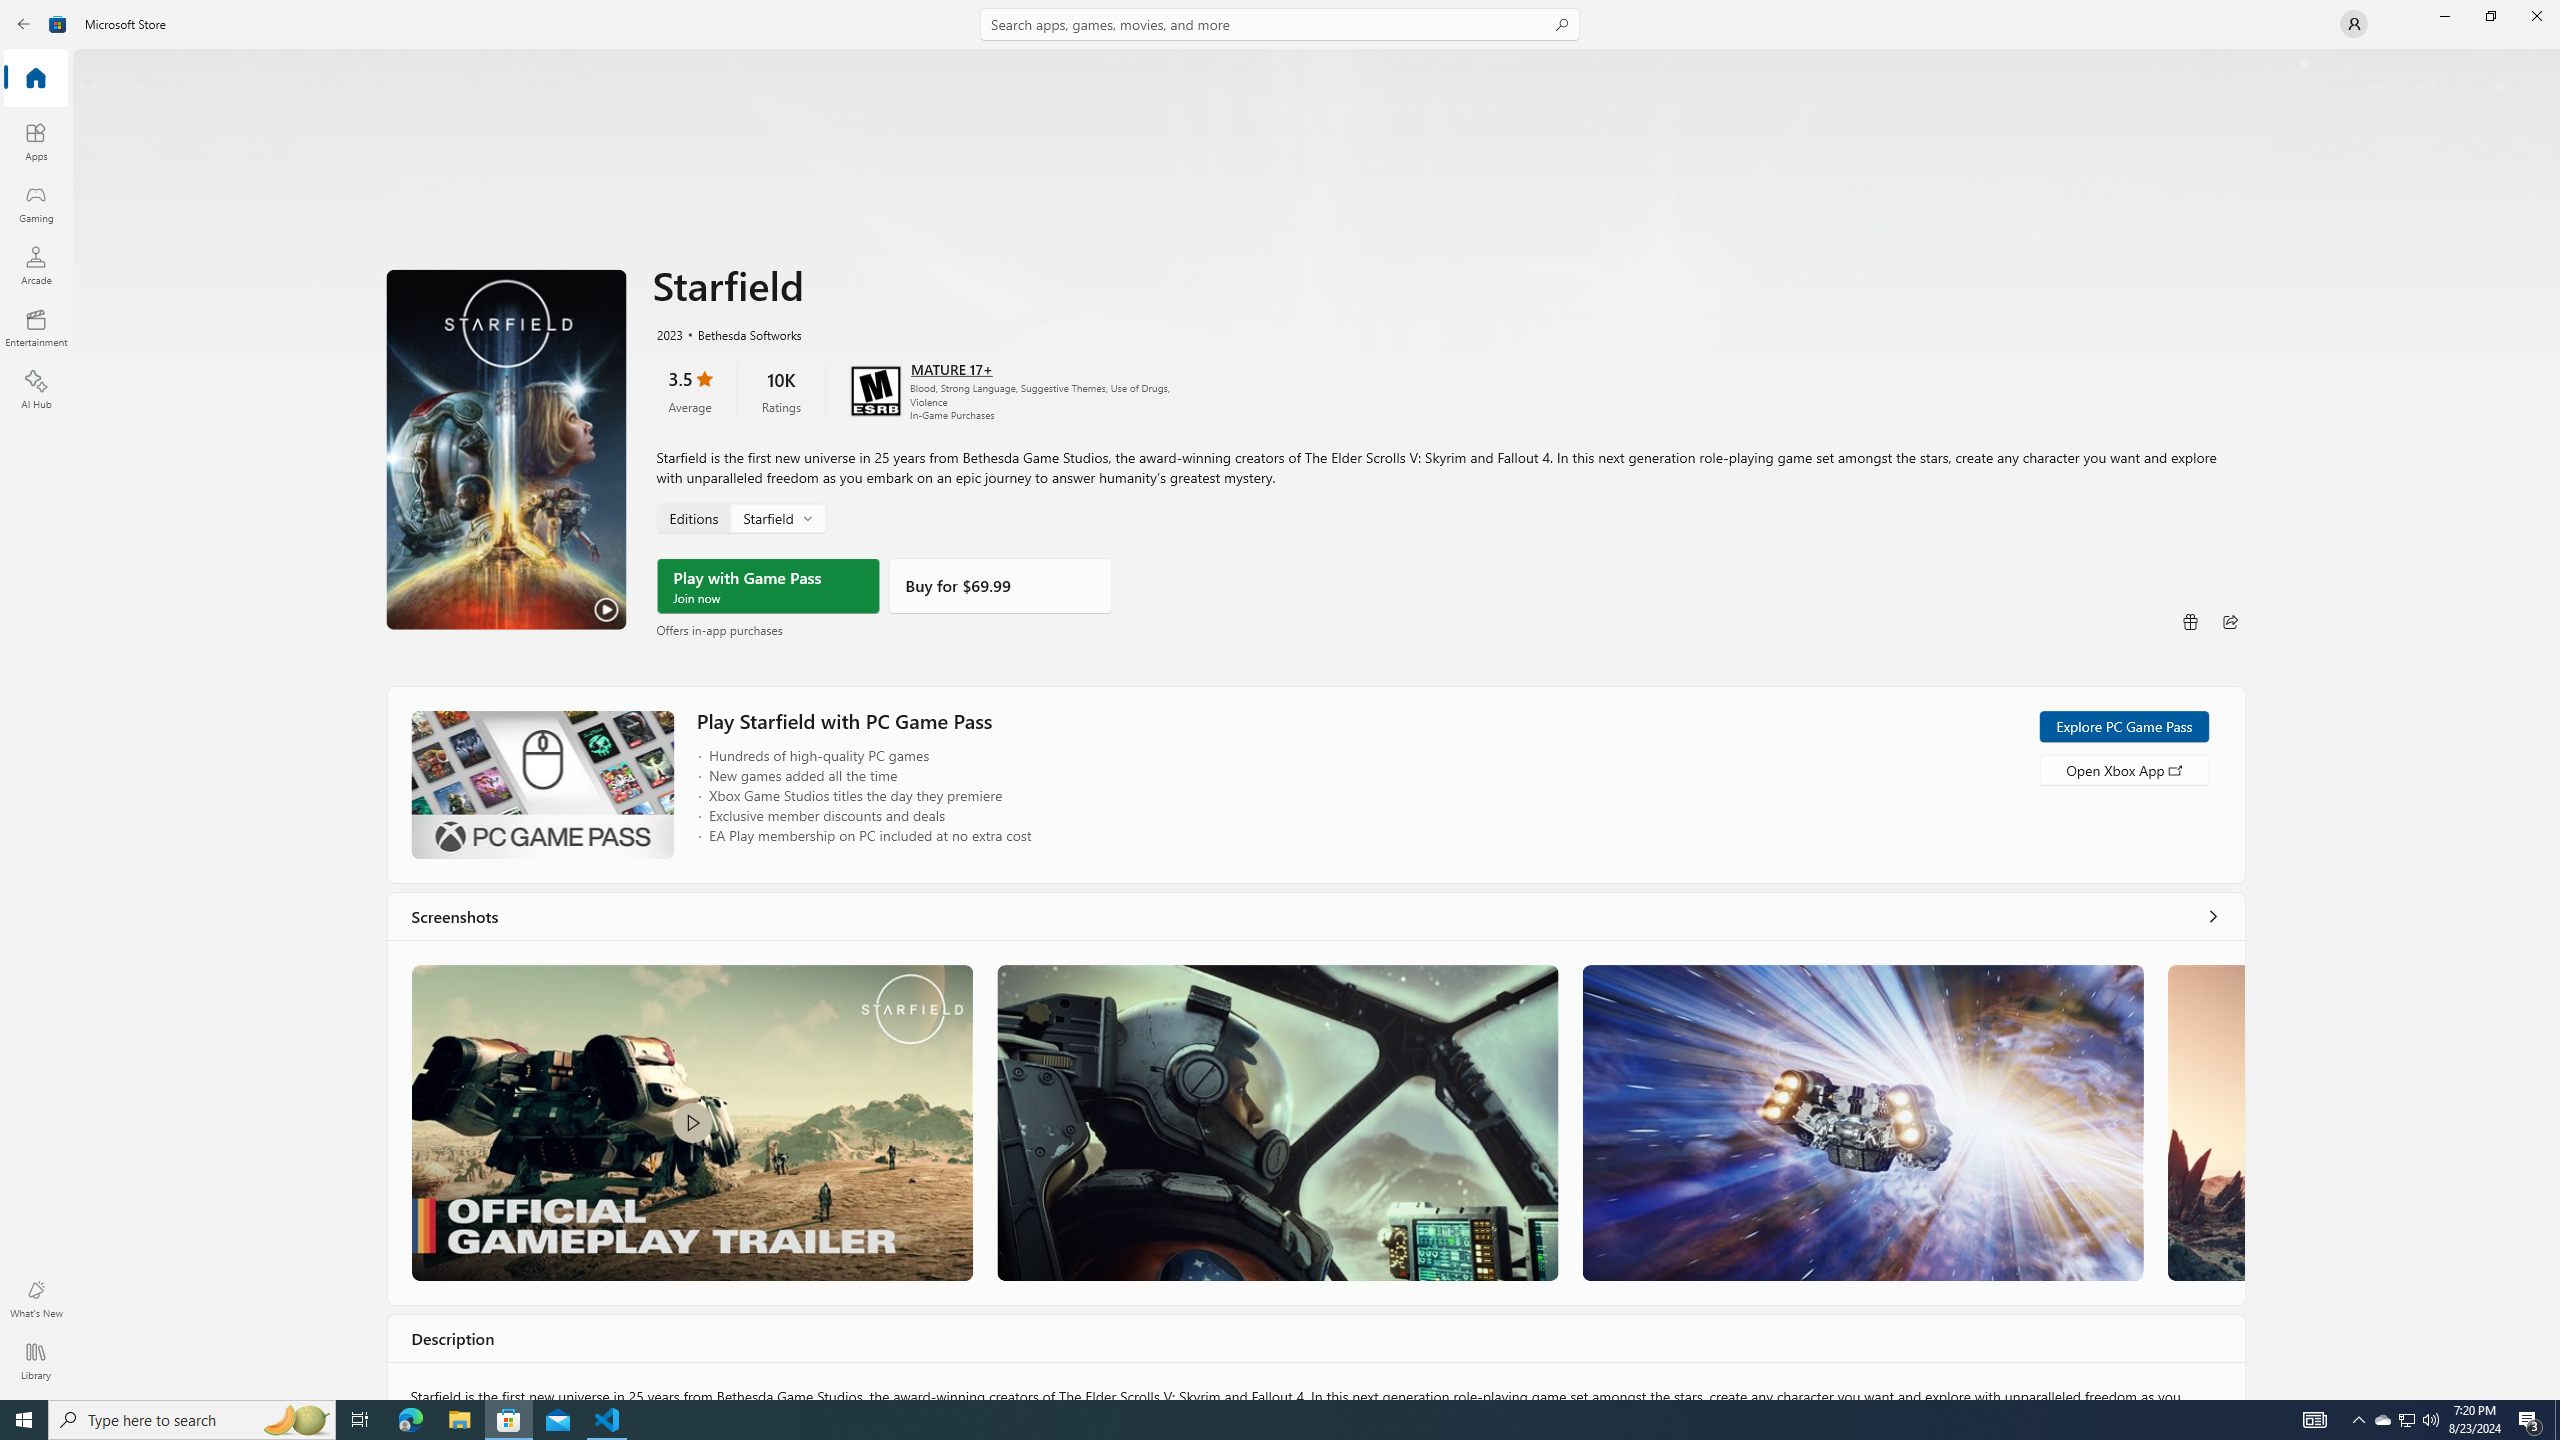  What do you see at coordinates (668, 333) in the screenshot?
I see `'2023'` at bounding box center [668, 333].